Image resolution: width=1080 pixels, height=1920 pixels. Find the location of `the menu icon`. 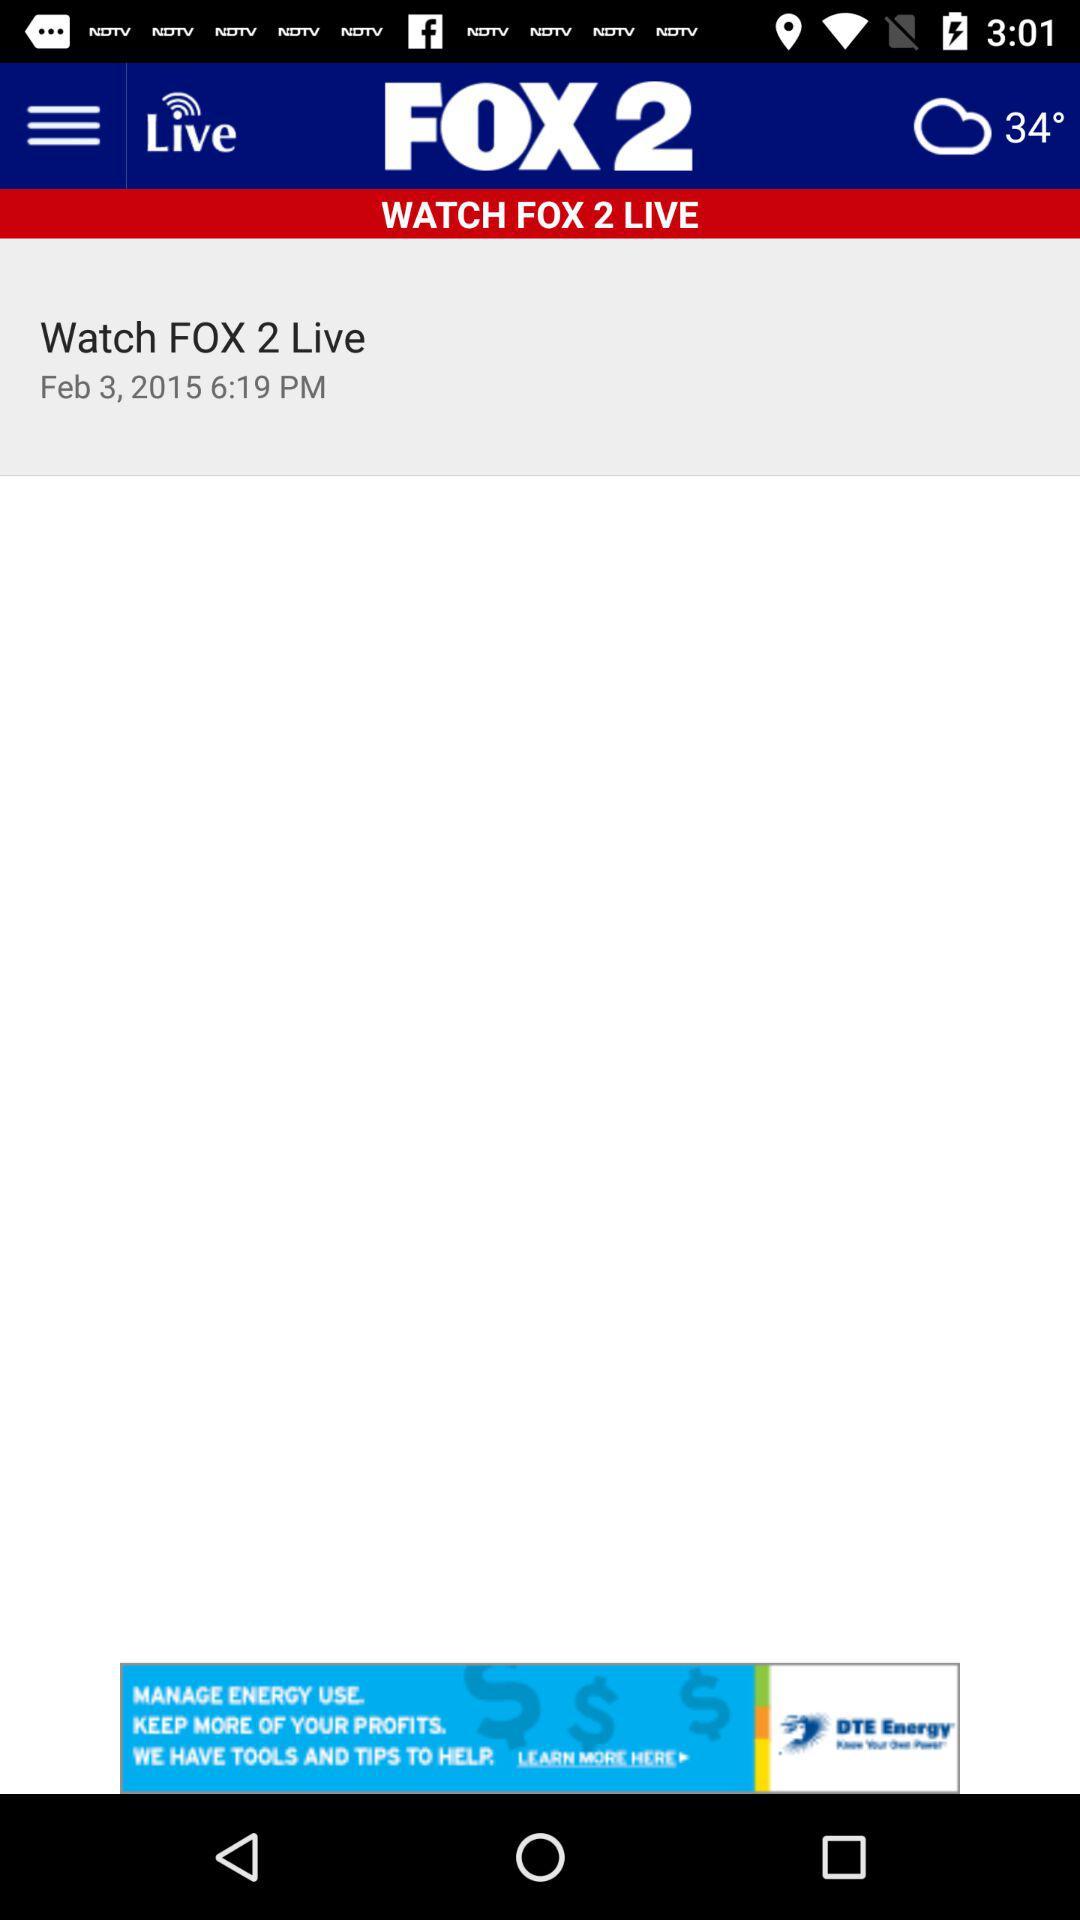

the menu icon is located at coordinates (61, 124).